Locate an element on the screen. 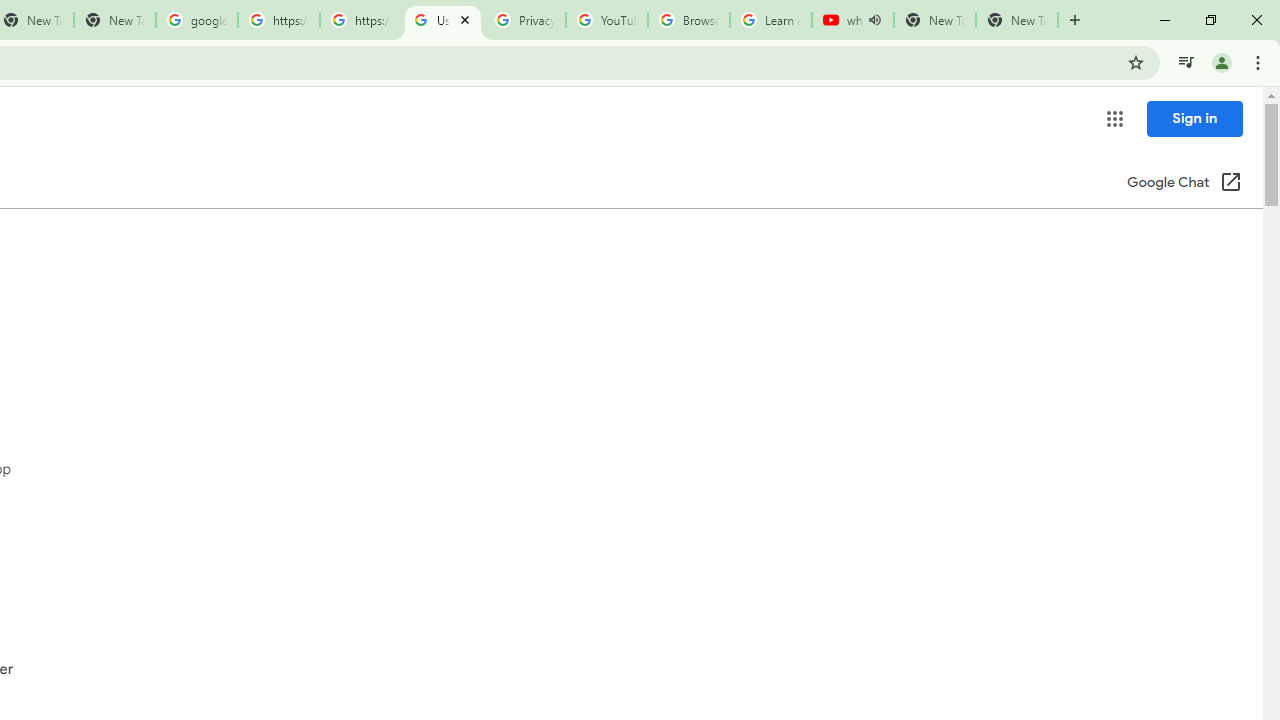 The width and height of the screenshot is (1280, 720). 'YouTube' is located at coordinates (605, 20).